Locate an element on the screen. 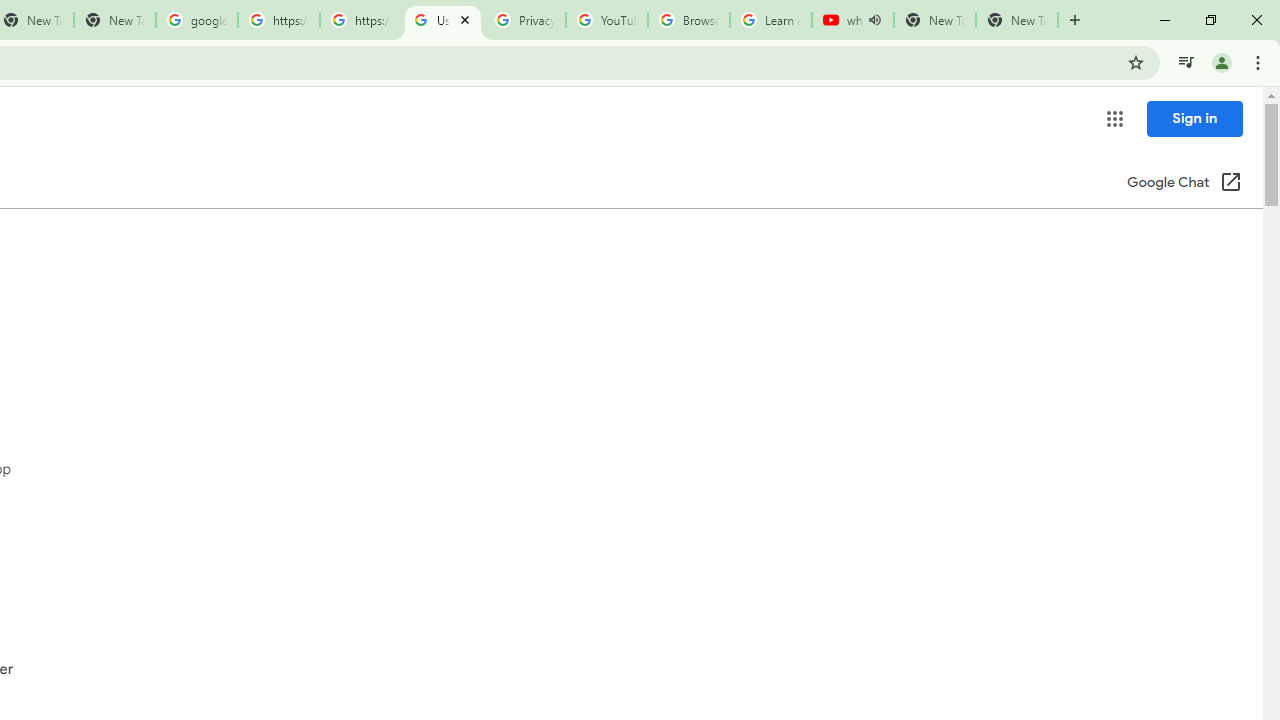 The width and height of the screenshot is (1280, 720). 'YouTube' is located at coordinates (605, 20).